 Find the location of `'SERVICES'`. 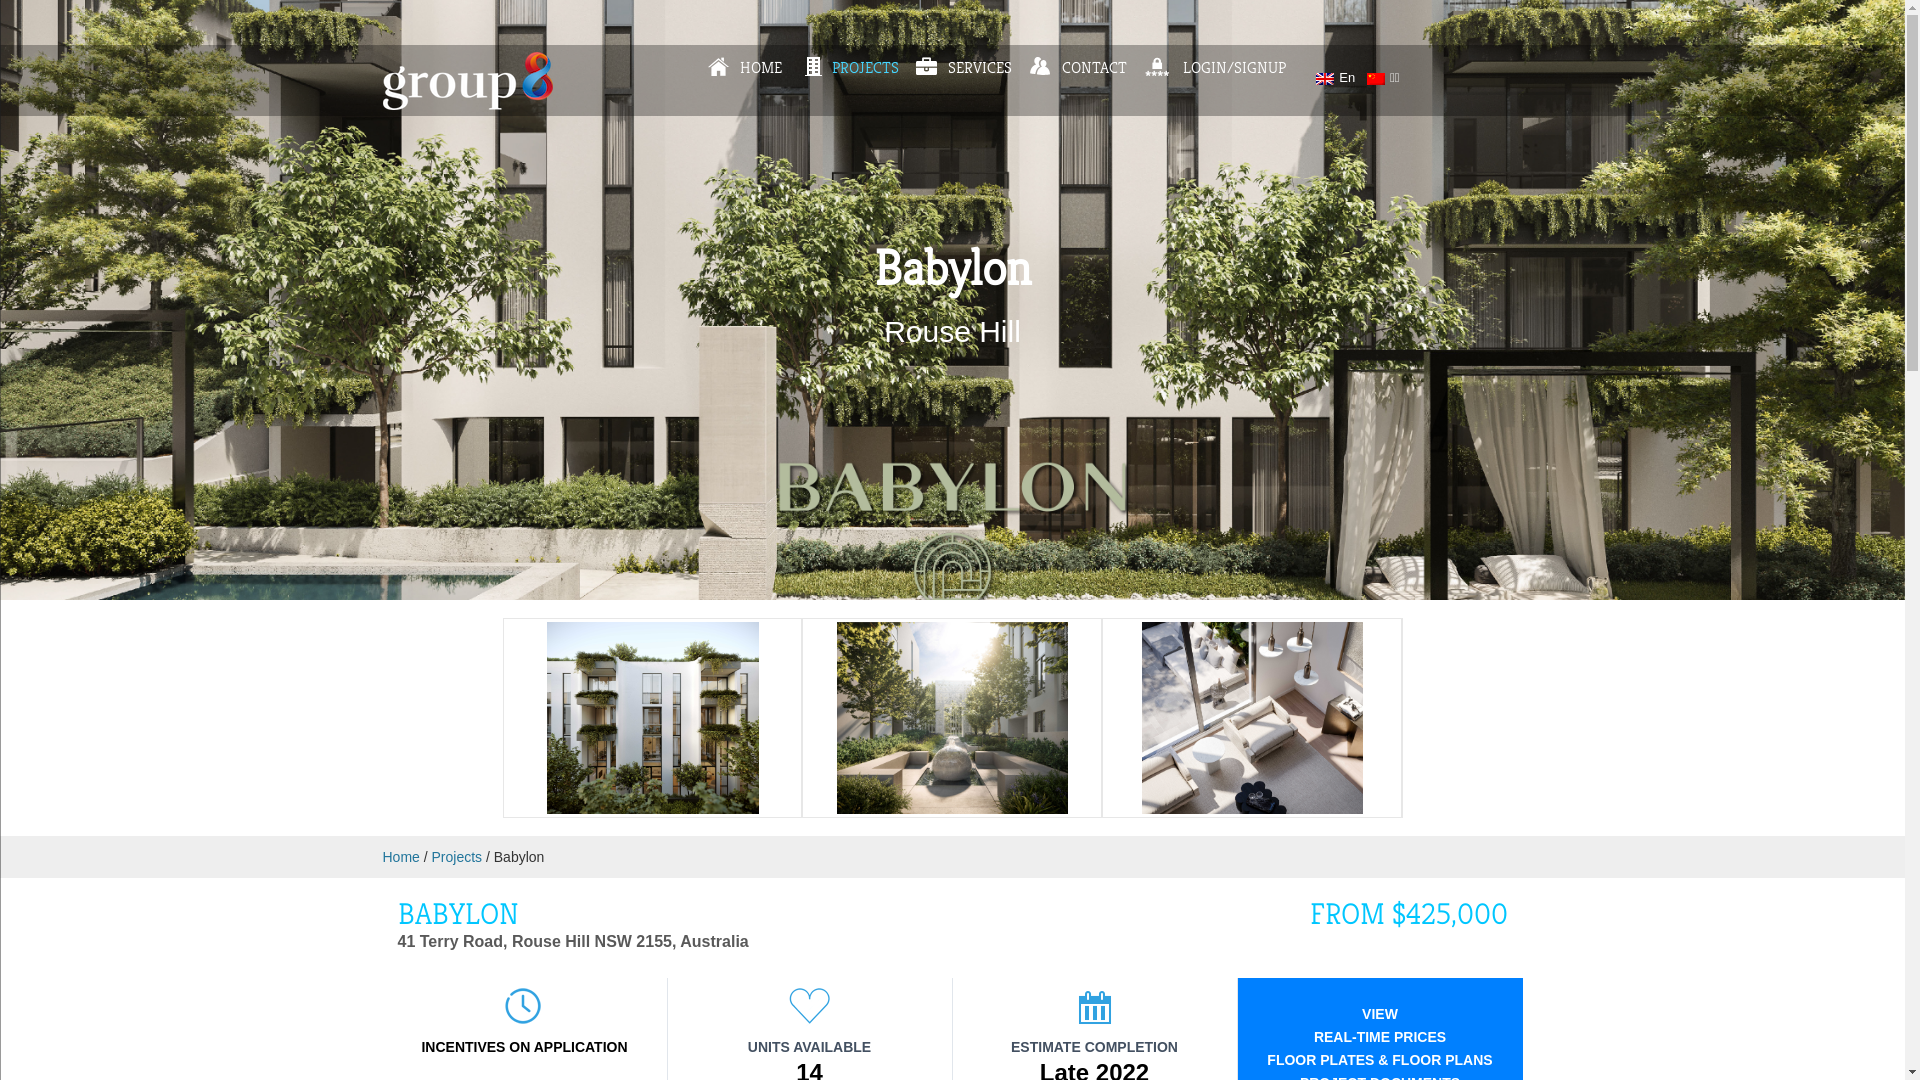

'SERVICES' is located at coordinates (915, 67).